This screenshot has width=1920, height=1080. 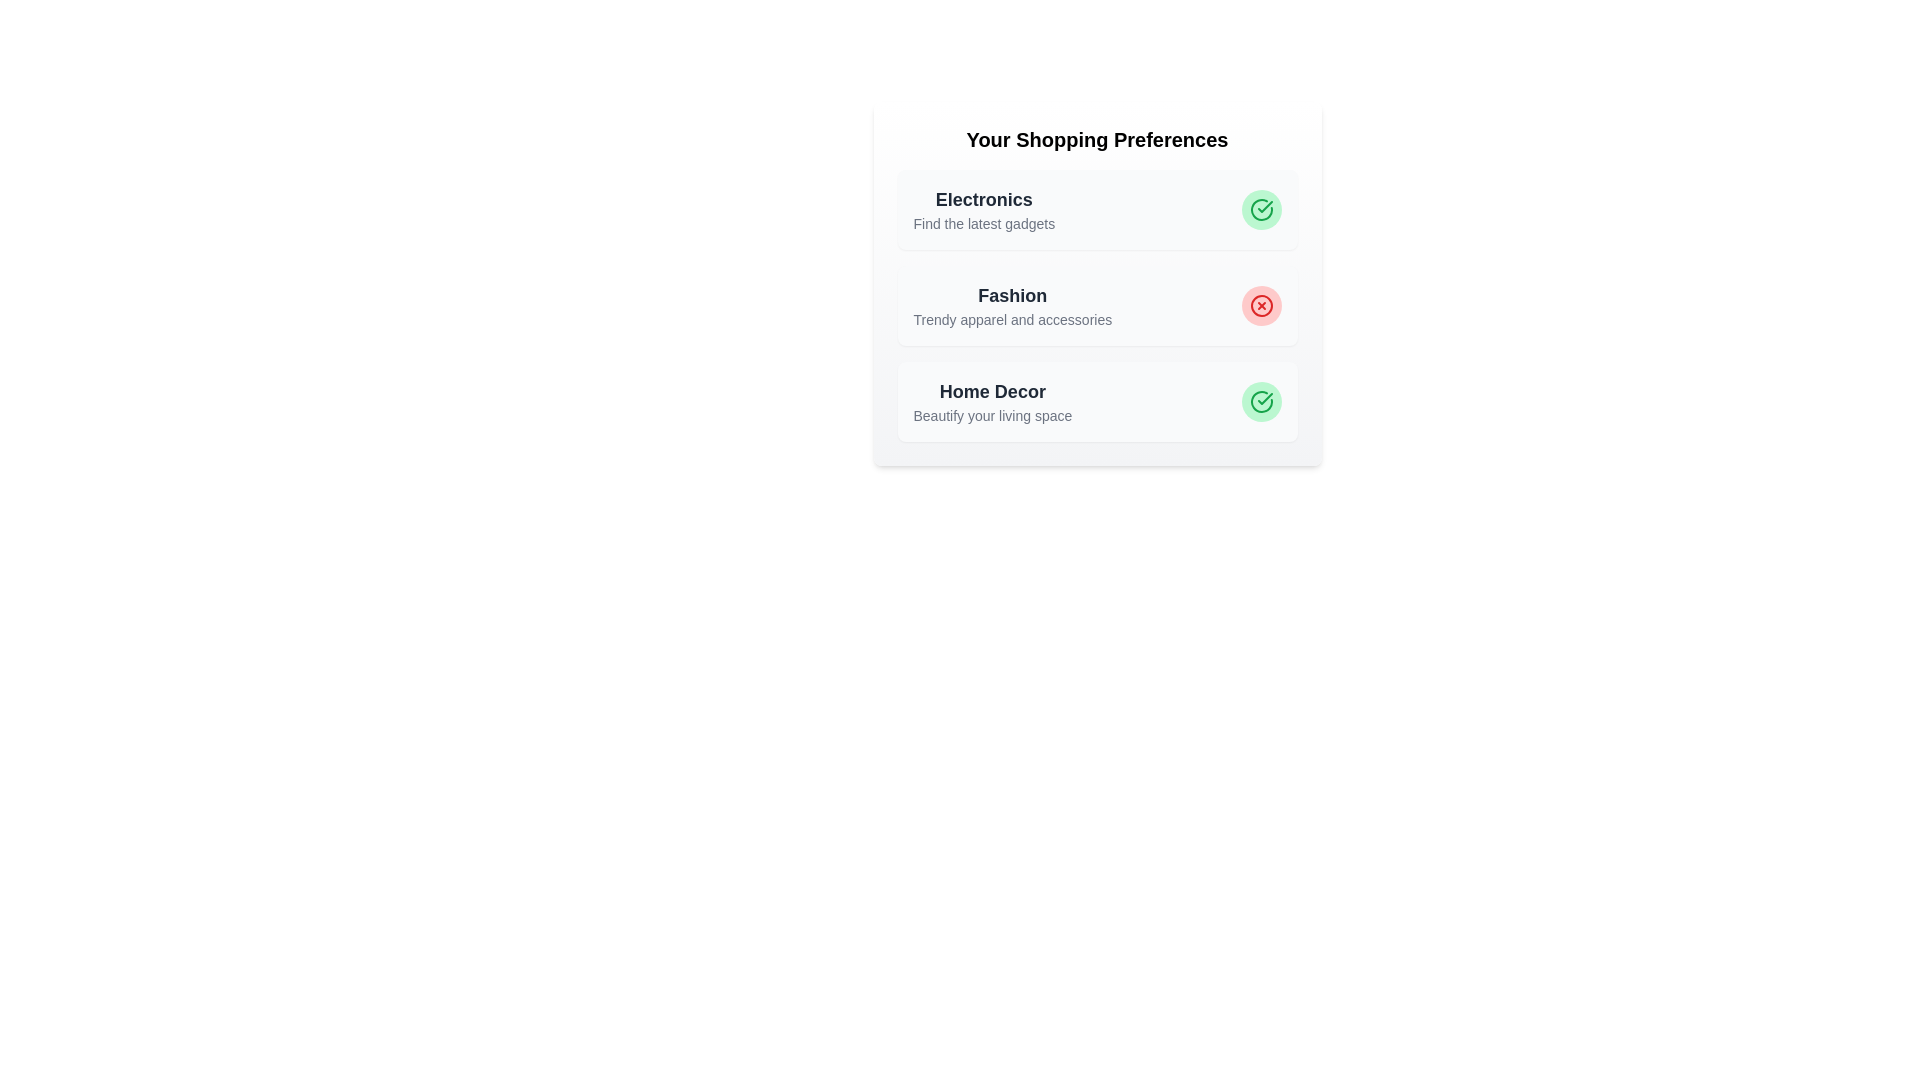 What do you see at coordinates (1012, 296) in the screenshot?
I see `the title and description of the preference item Fashion` at bounding box center [1012, 296].